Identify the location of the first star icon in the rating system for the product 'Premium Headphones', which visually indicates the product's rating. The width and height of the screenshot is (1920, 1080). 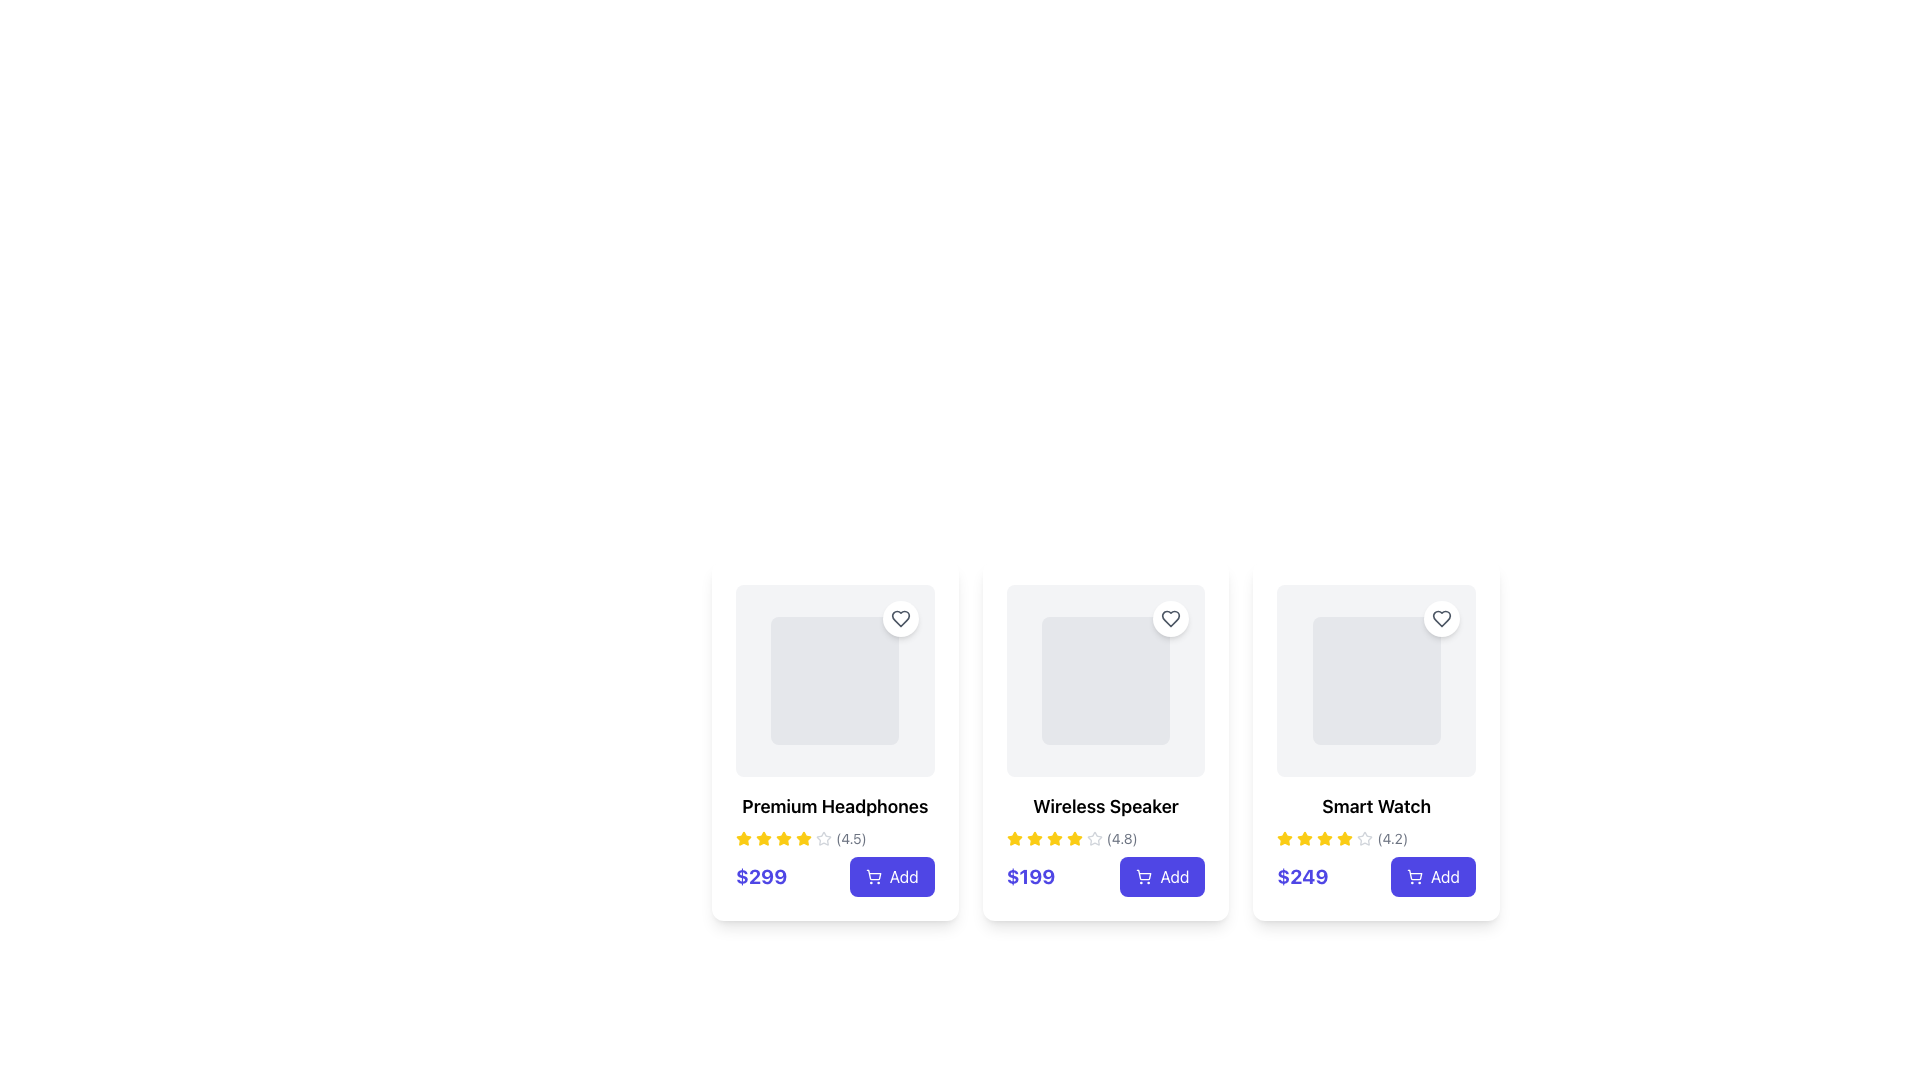
(743, 838).